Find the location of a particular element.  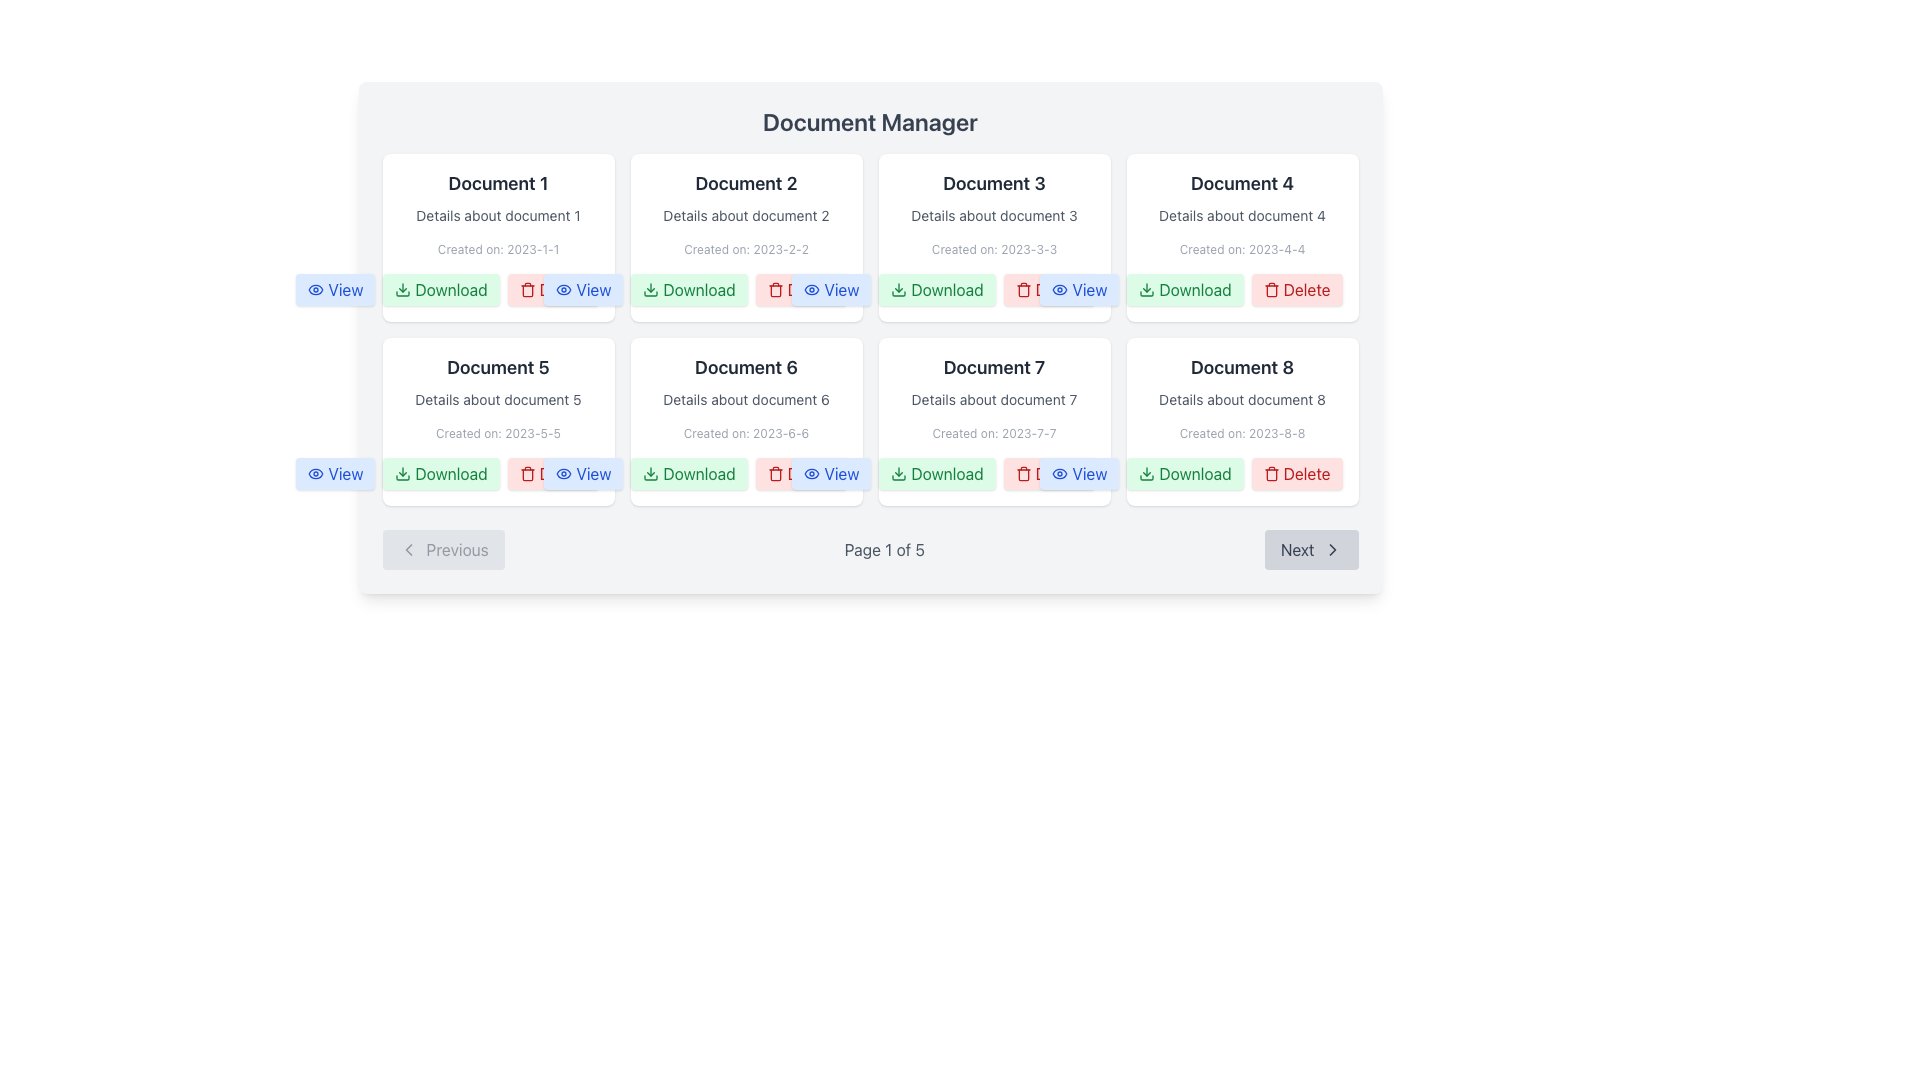

the 'View' button located as the third button in the sequence under the 'Document 3' section in the 'Document Manager' is located at coordinates (582, 289).